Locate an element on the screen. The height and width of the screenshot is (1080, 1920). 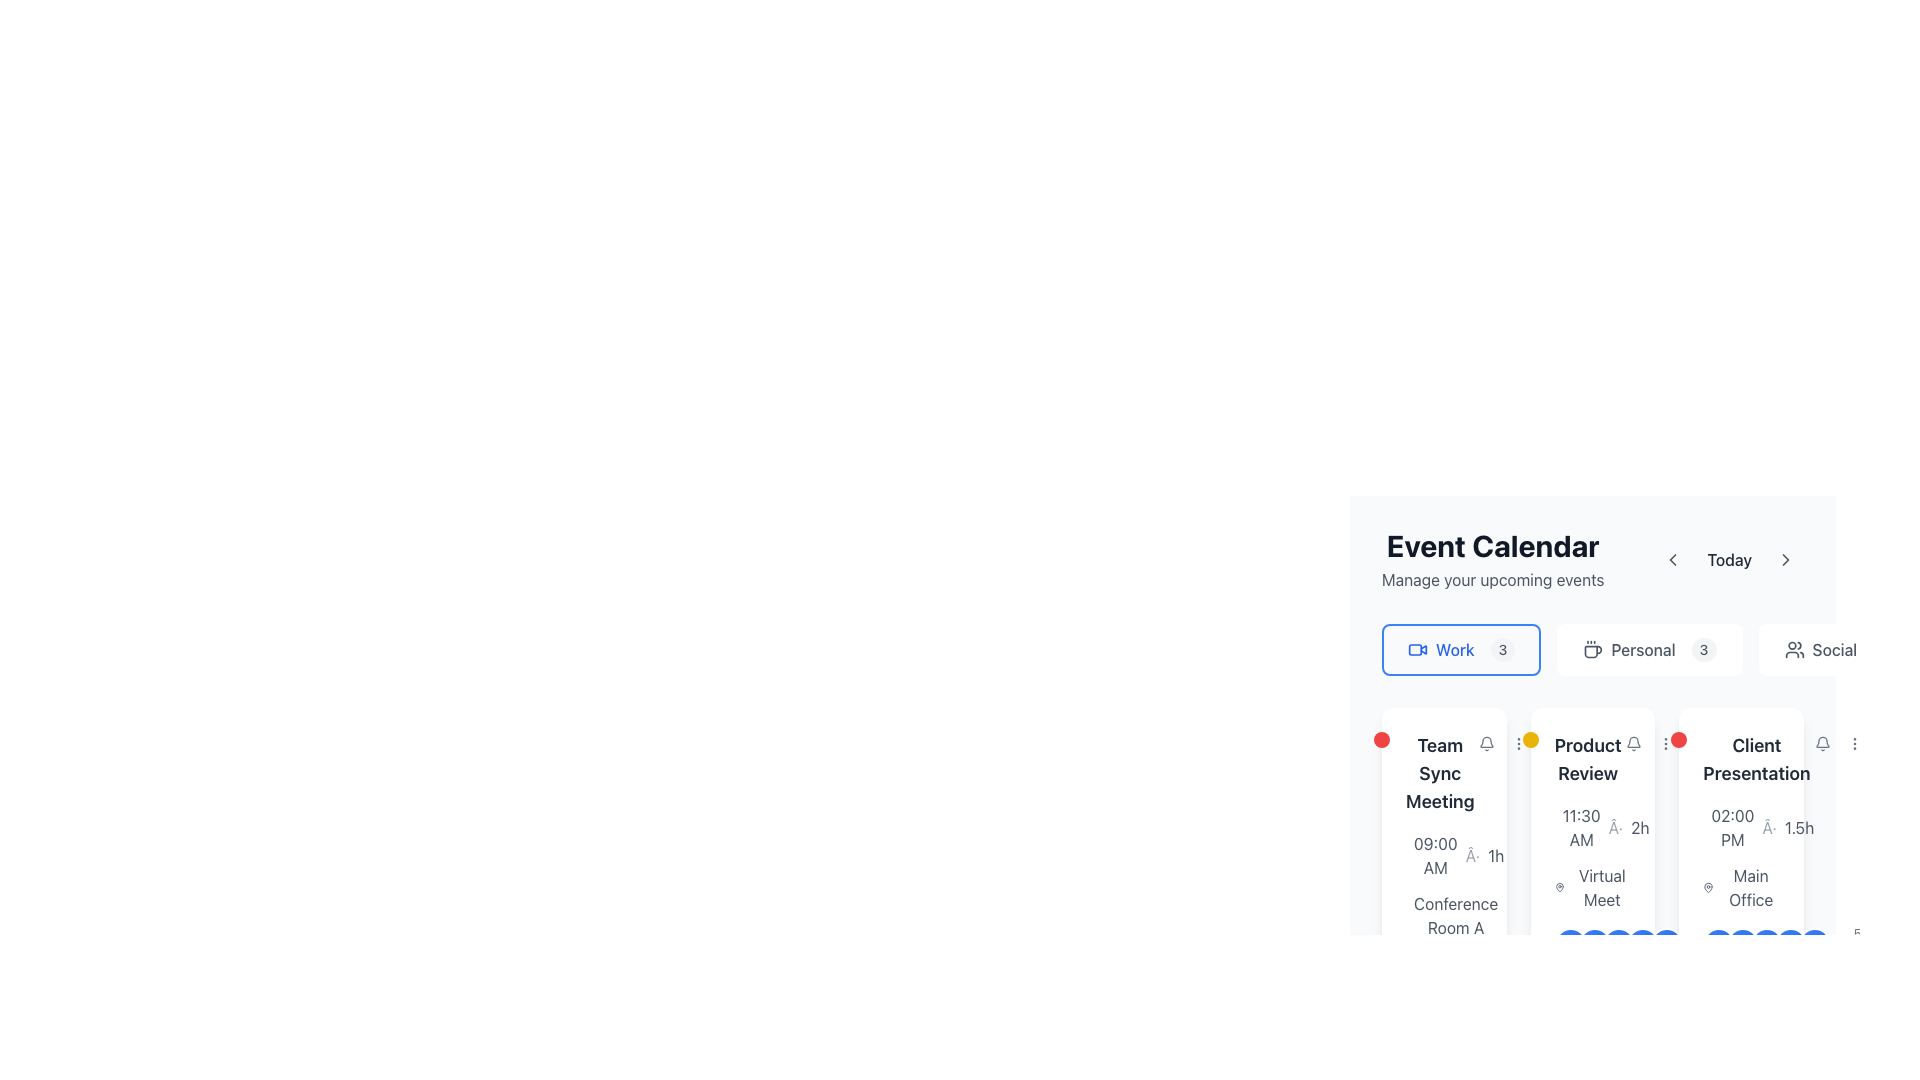
the outermost circular boundary of the clock icon within the 'Client Presentation' event card located in the third column of the event list under the 'Event Calendar' is located at coordinates (1714, 832).